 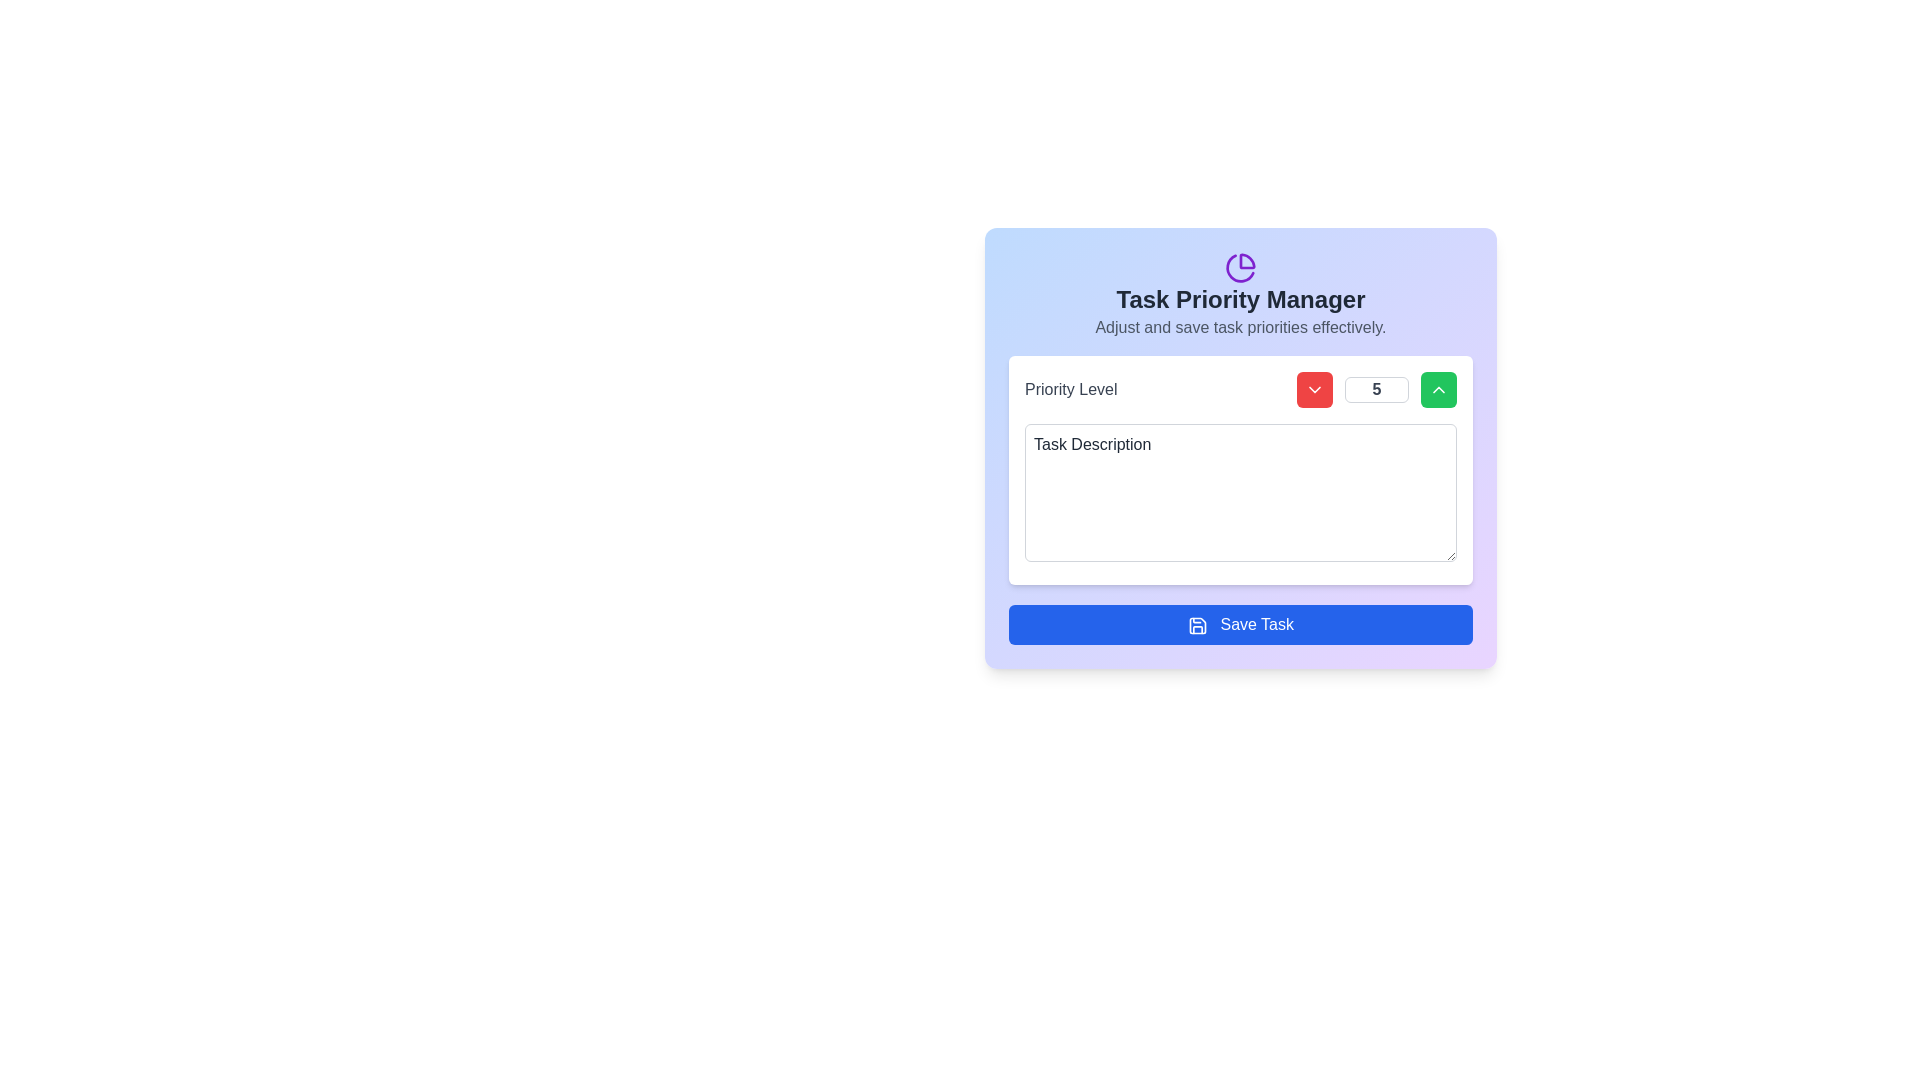 What do you see at coordinates (1198, 624) in the screenshot?
I see `the floppy disk save icon graphic element located at the bottom center of the panel, which serves as the base structure of the 'Save Task' button` at bounding box center [1198, 624].